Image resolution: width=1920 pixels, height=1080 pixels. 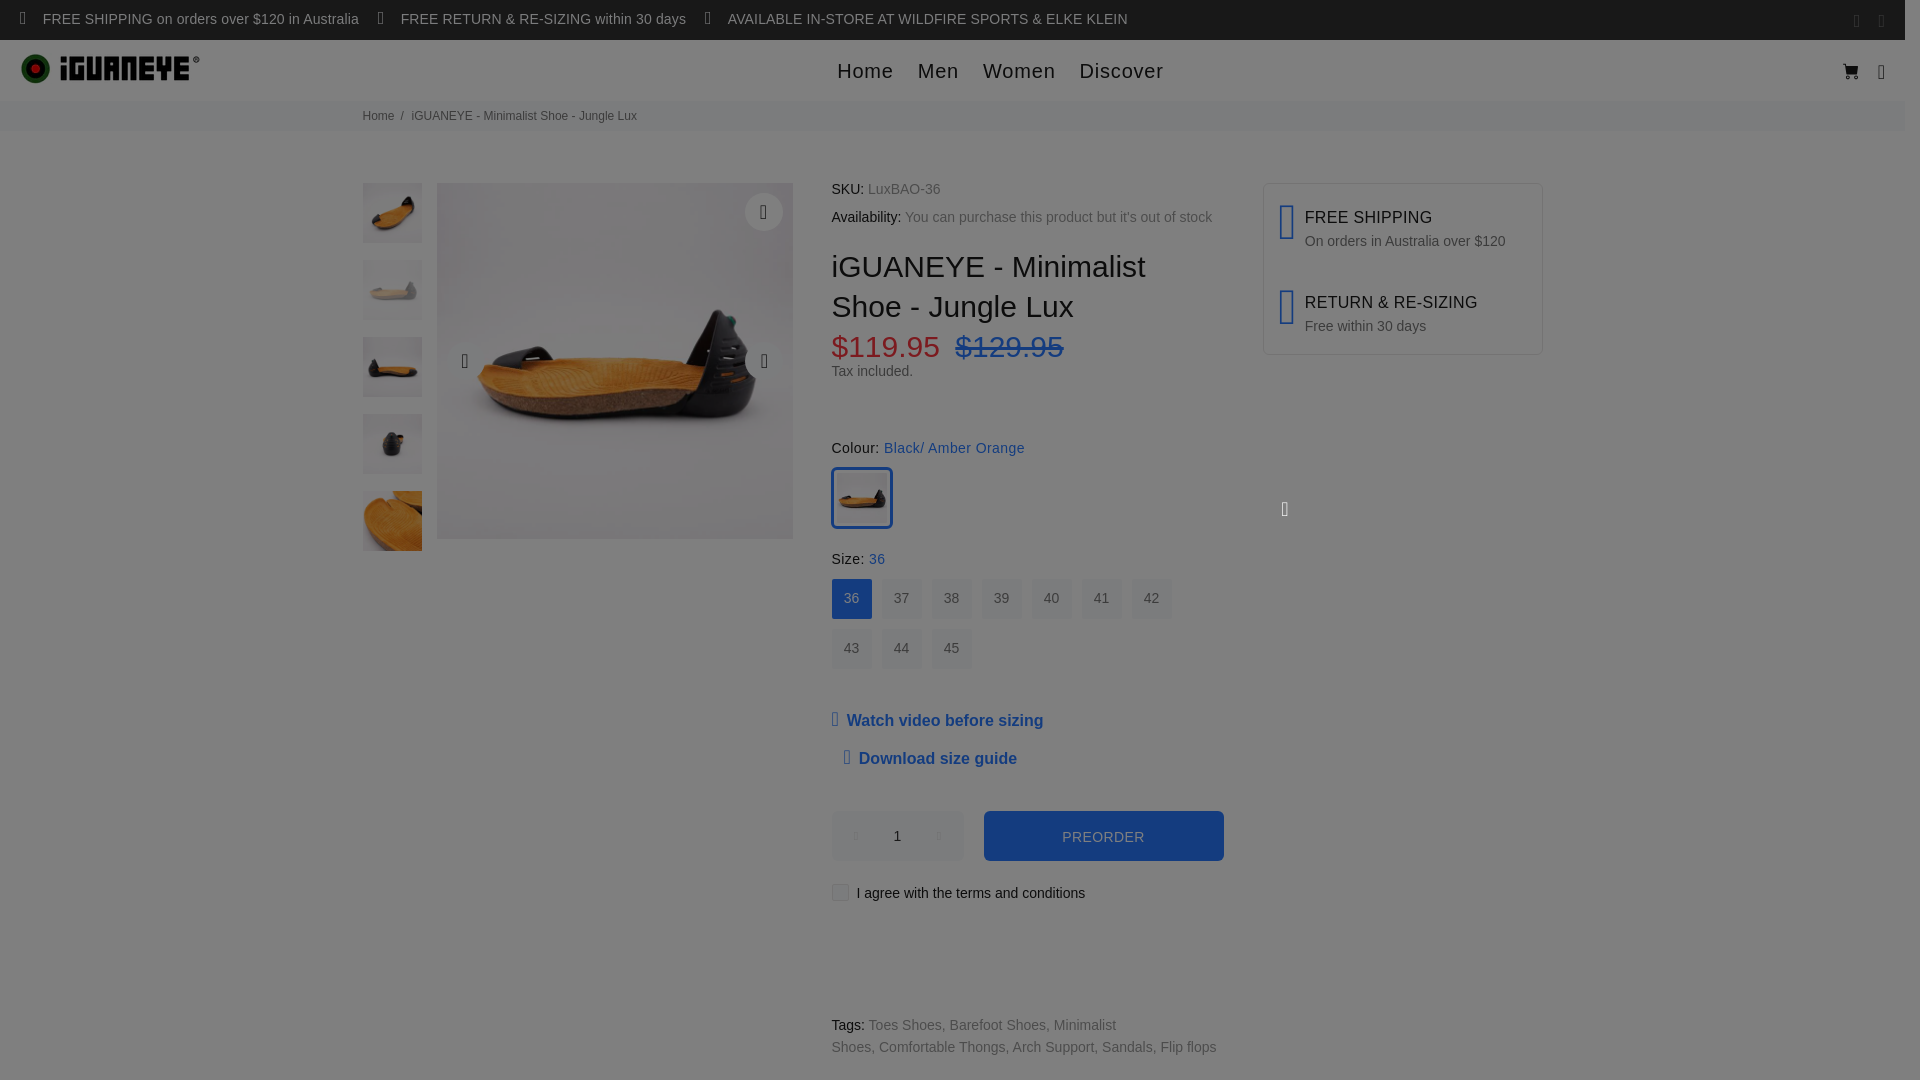 What do you see at coordinates (1132, 597) in the screenshot?
I see `'42'` at bounding box center [1132, 597].